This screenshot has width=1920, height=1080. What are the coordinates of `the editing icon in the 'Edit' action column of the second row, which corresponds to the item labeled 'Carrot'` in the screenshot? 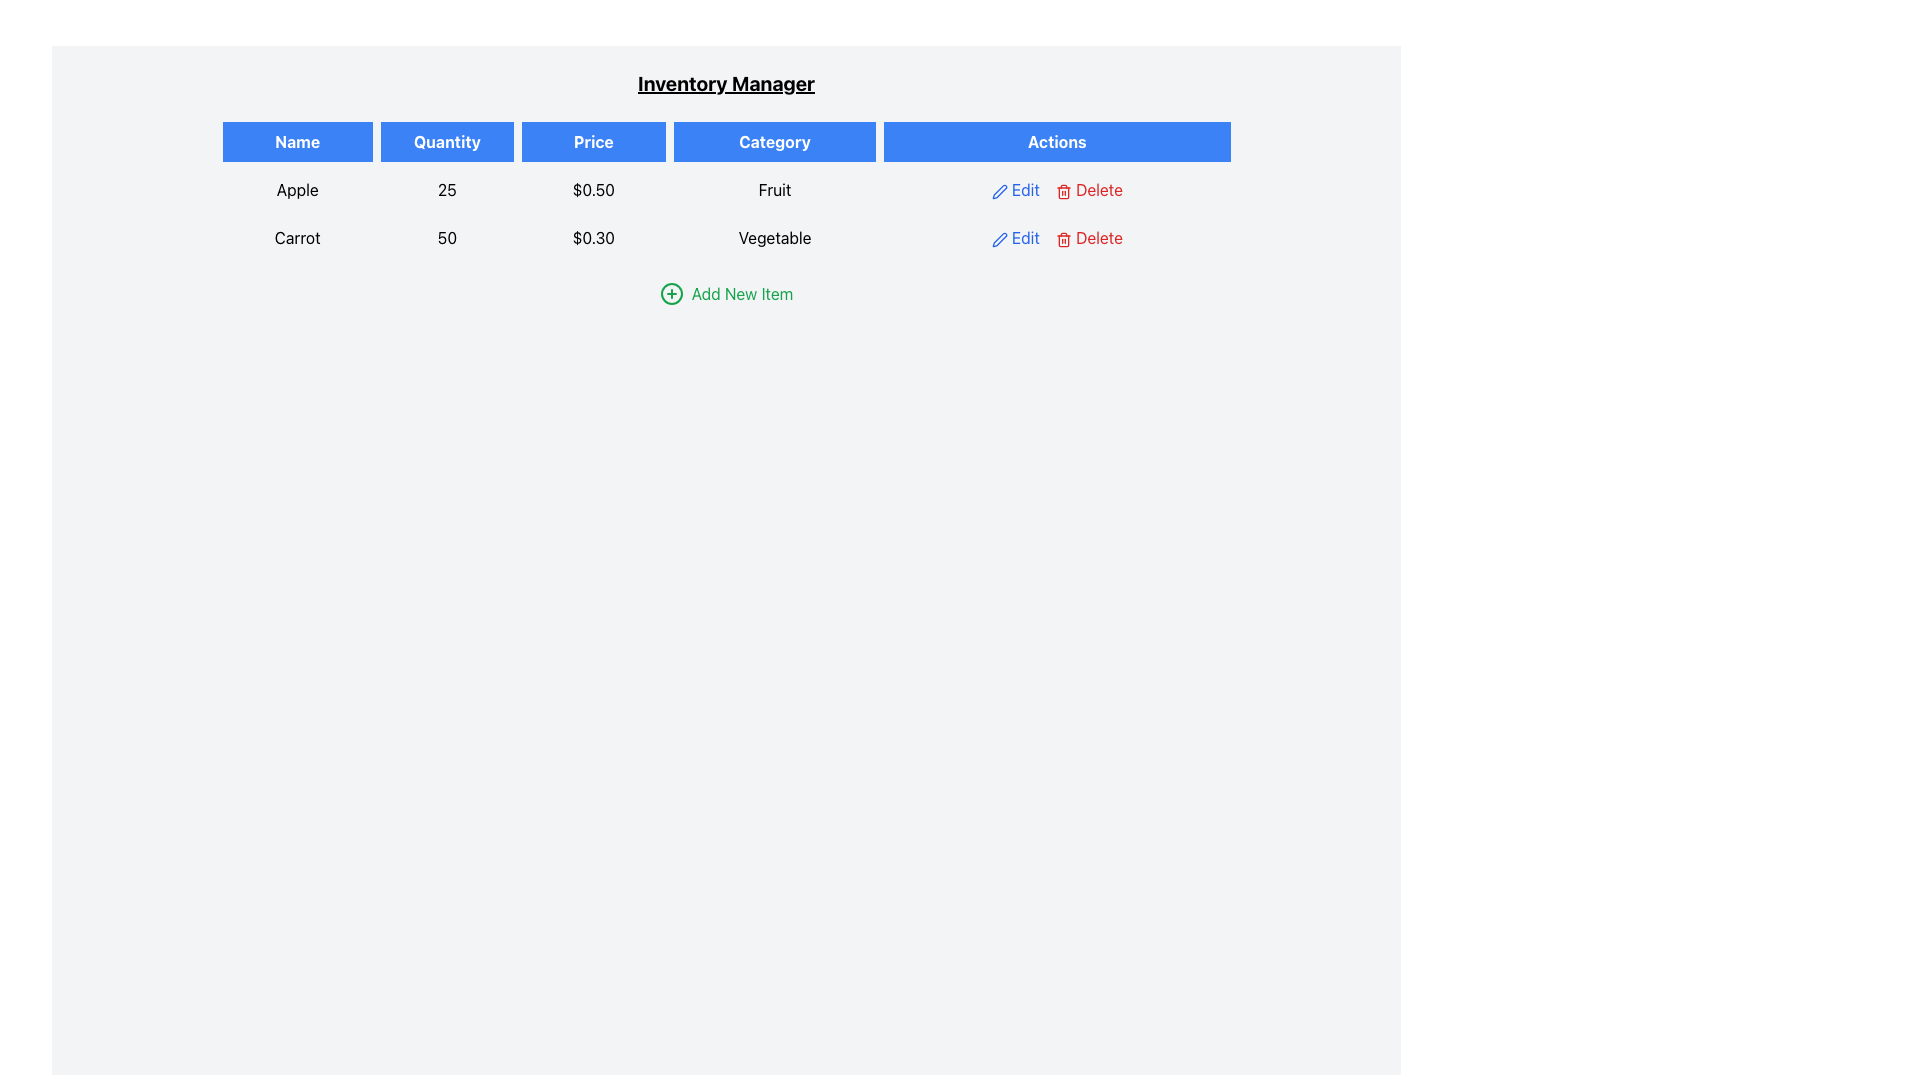 It's located at (999, 238).